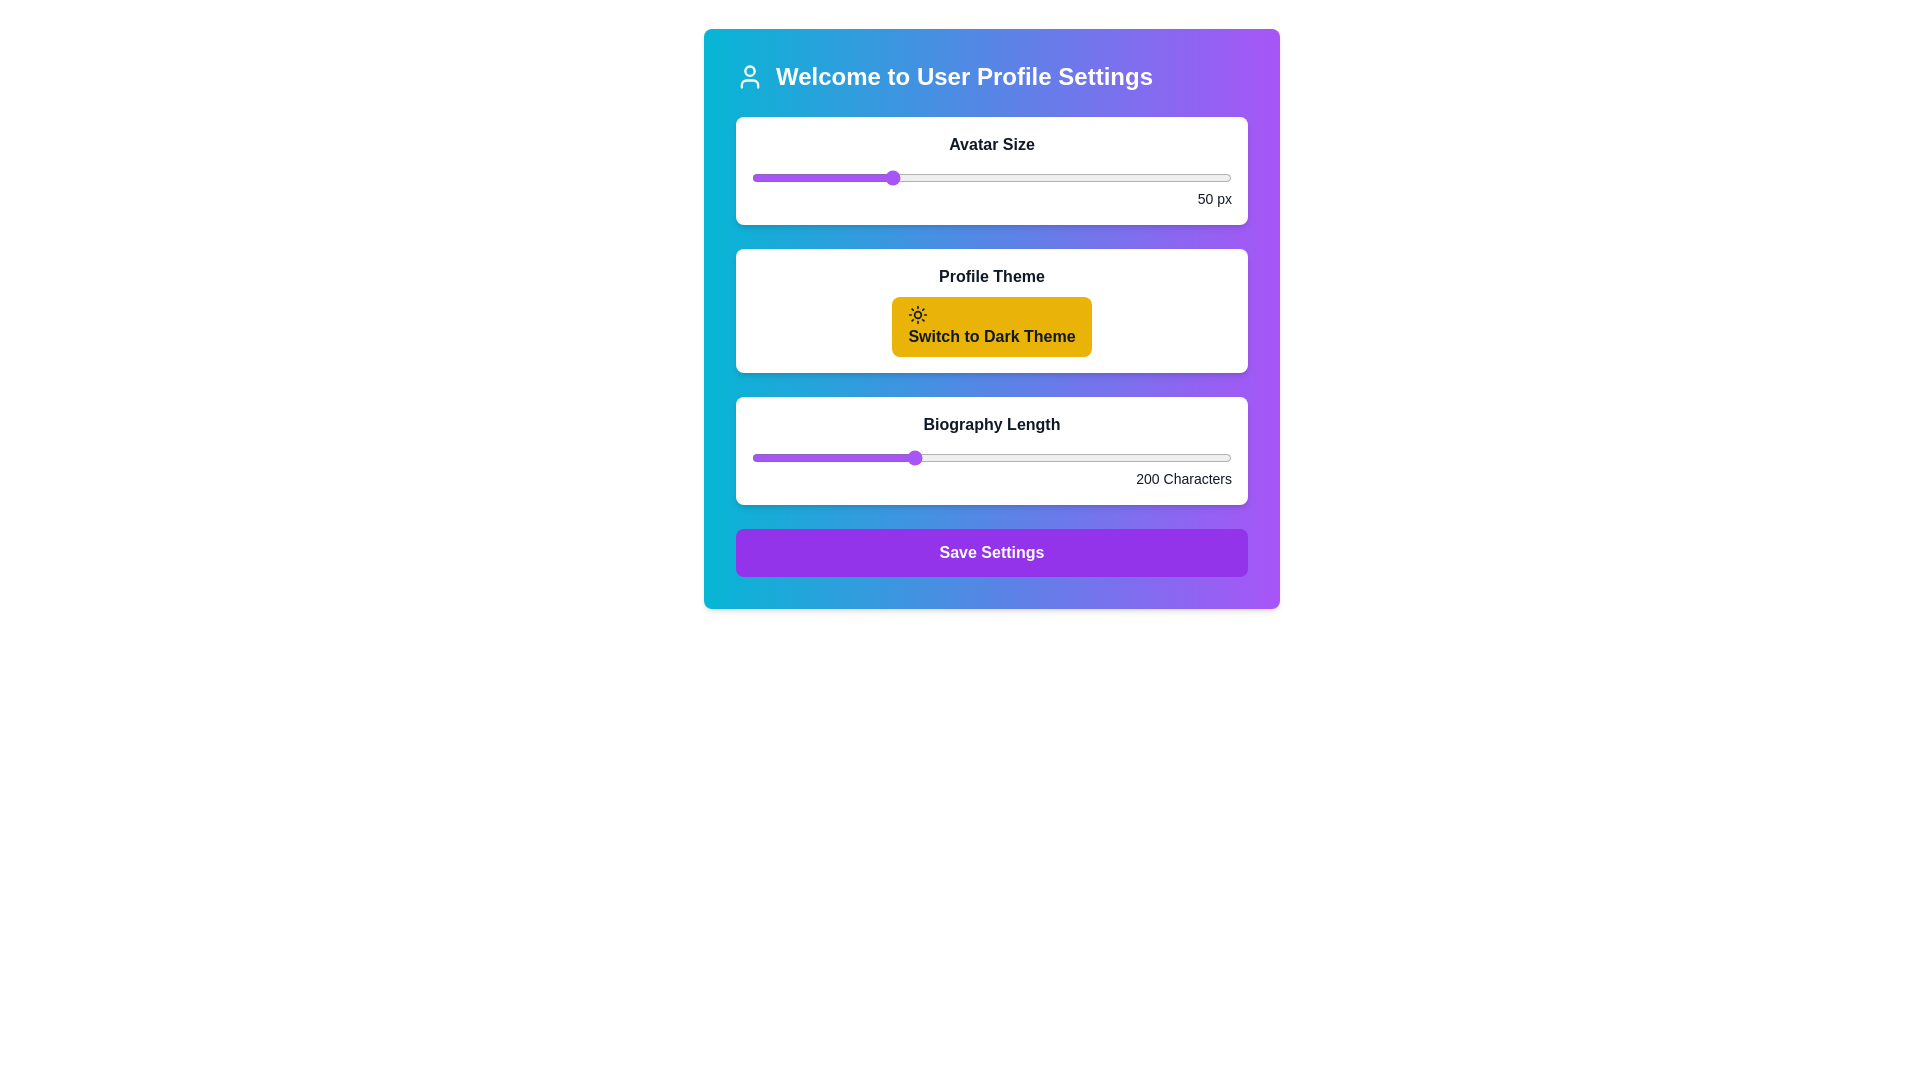 The image size is (1920, 1080). I want to click on the slider, so click(1019, 176).